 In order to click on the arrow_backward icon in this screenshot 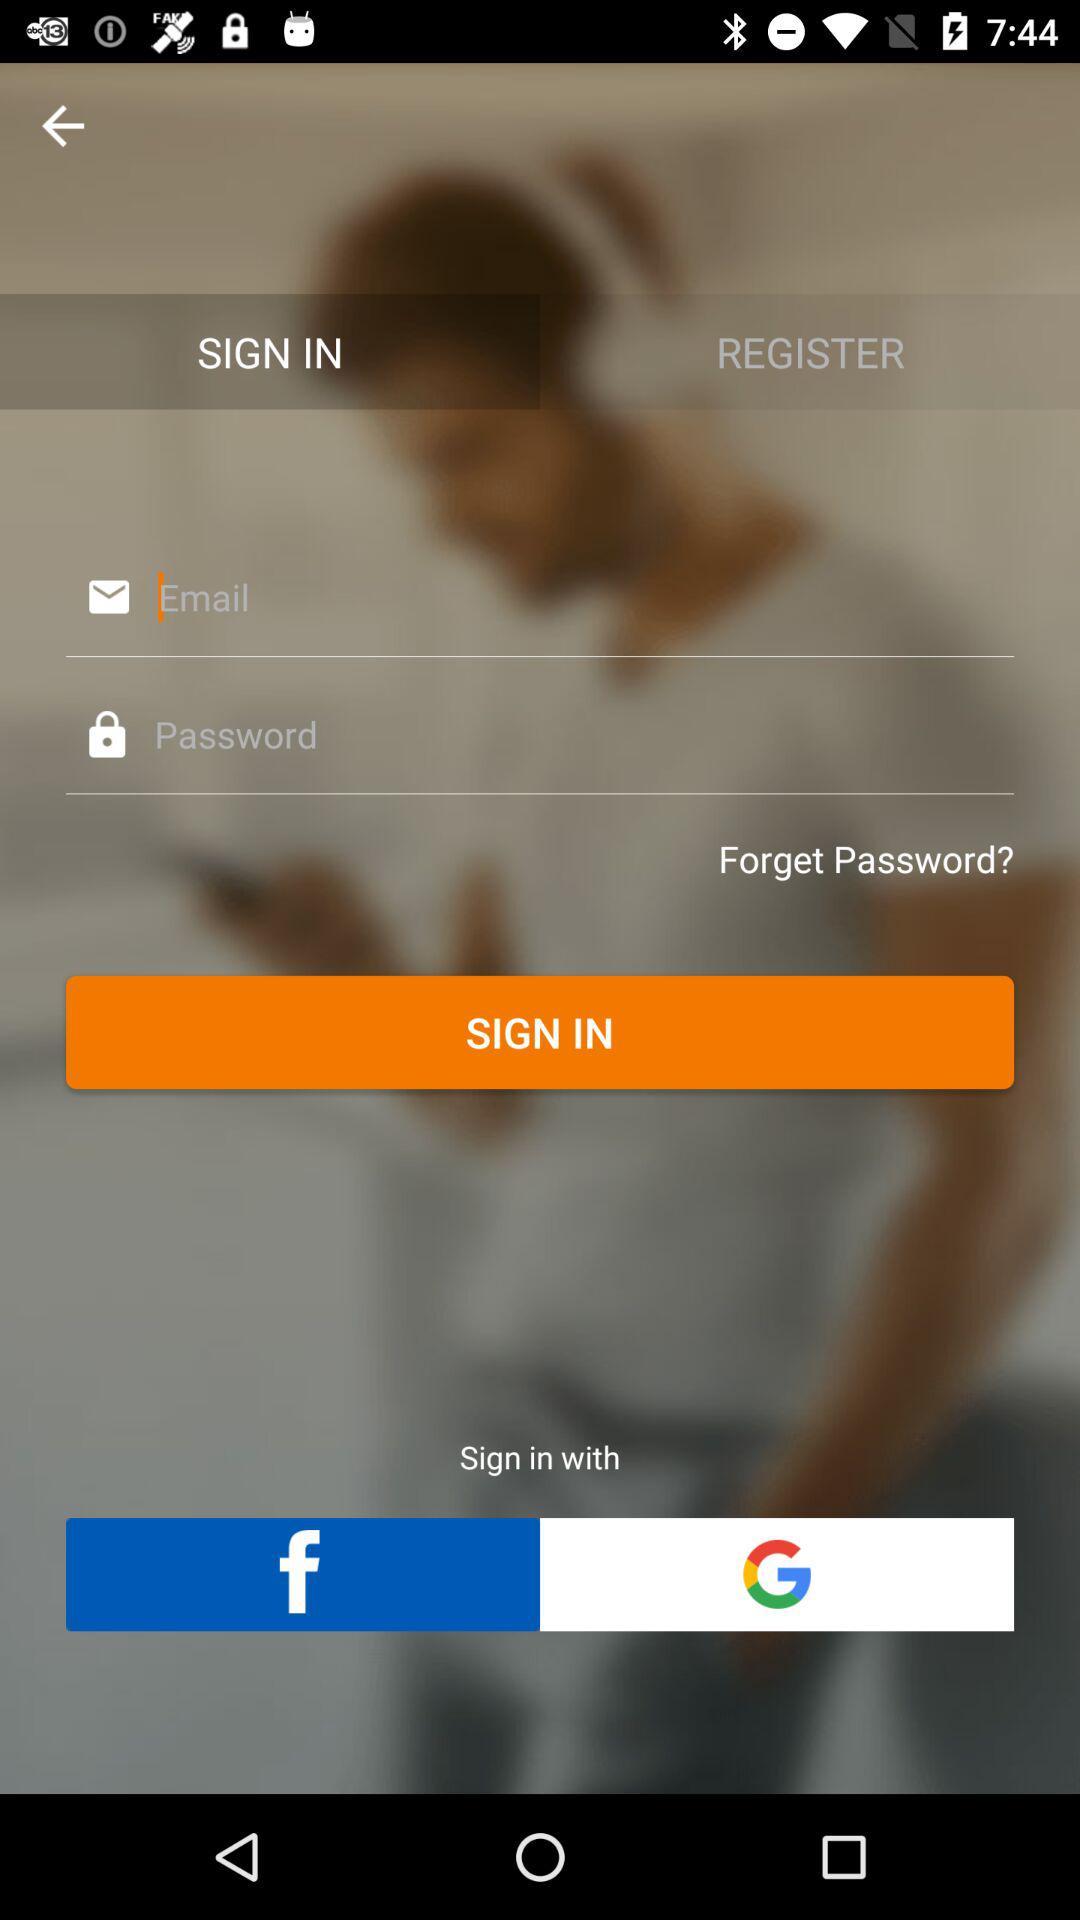, I will do `click(61, 124)`.